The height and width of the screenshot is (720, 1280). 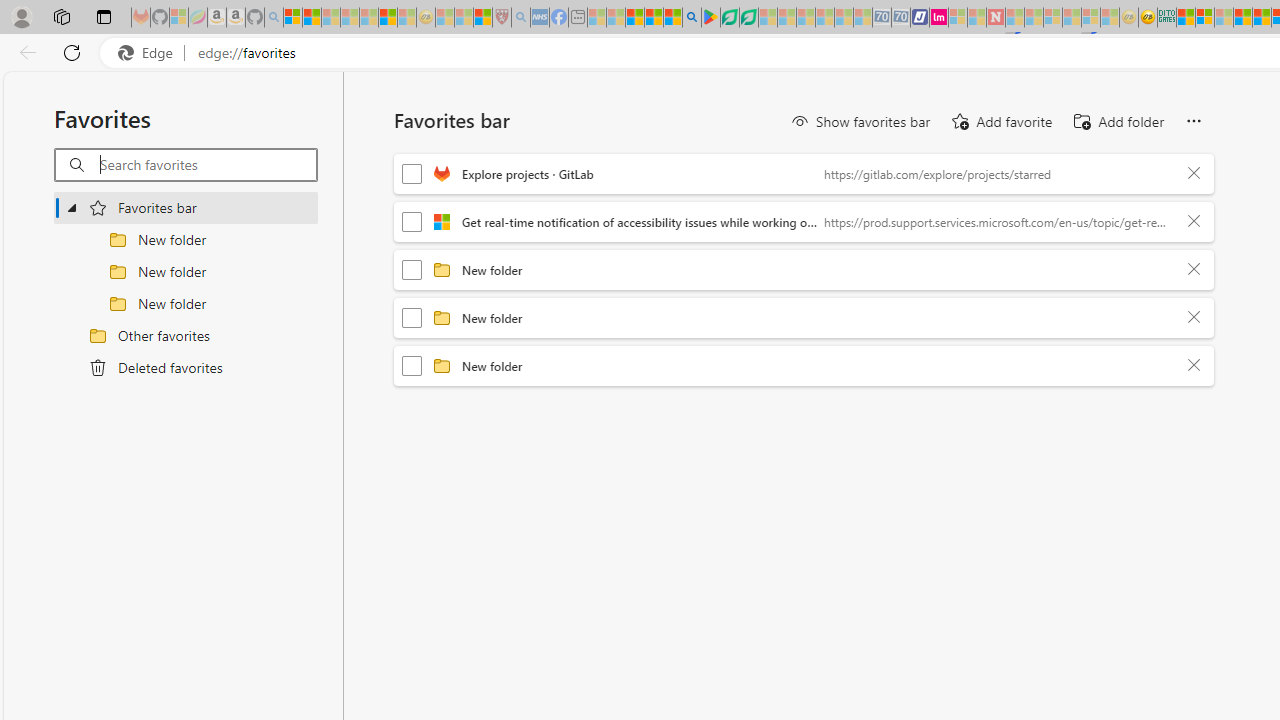 What do you see at coordinates (880, 17) in the screenshot?
I see `'Cheap Car Rentals - Save70.com - Sleeping'` at bounding box center [880, 17].